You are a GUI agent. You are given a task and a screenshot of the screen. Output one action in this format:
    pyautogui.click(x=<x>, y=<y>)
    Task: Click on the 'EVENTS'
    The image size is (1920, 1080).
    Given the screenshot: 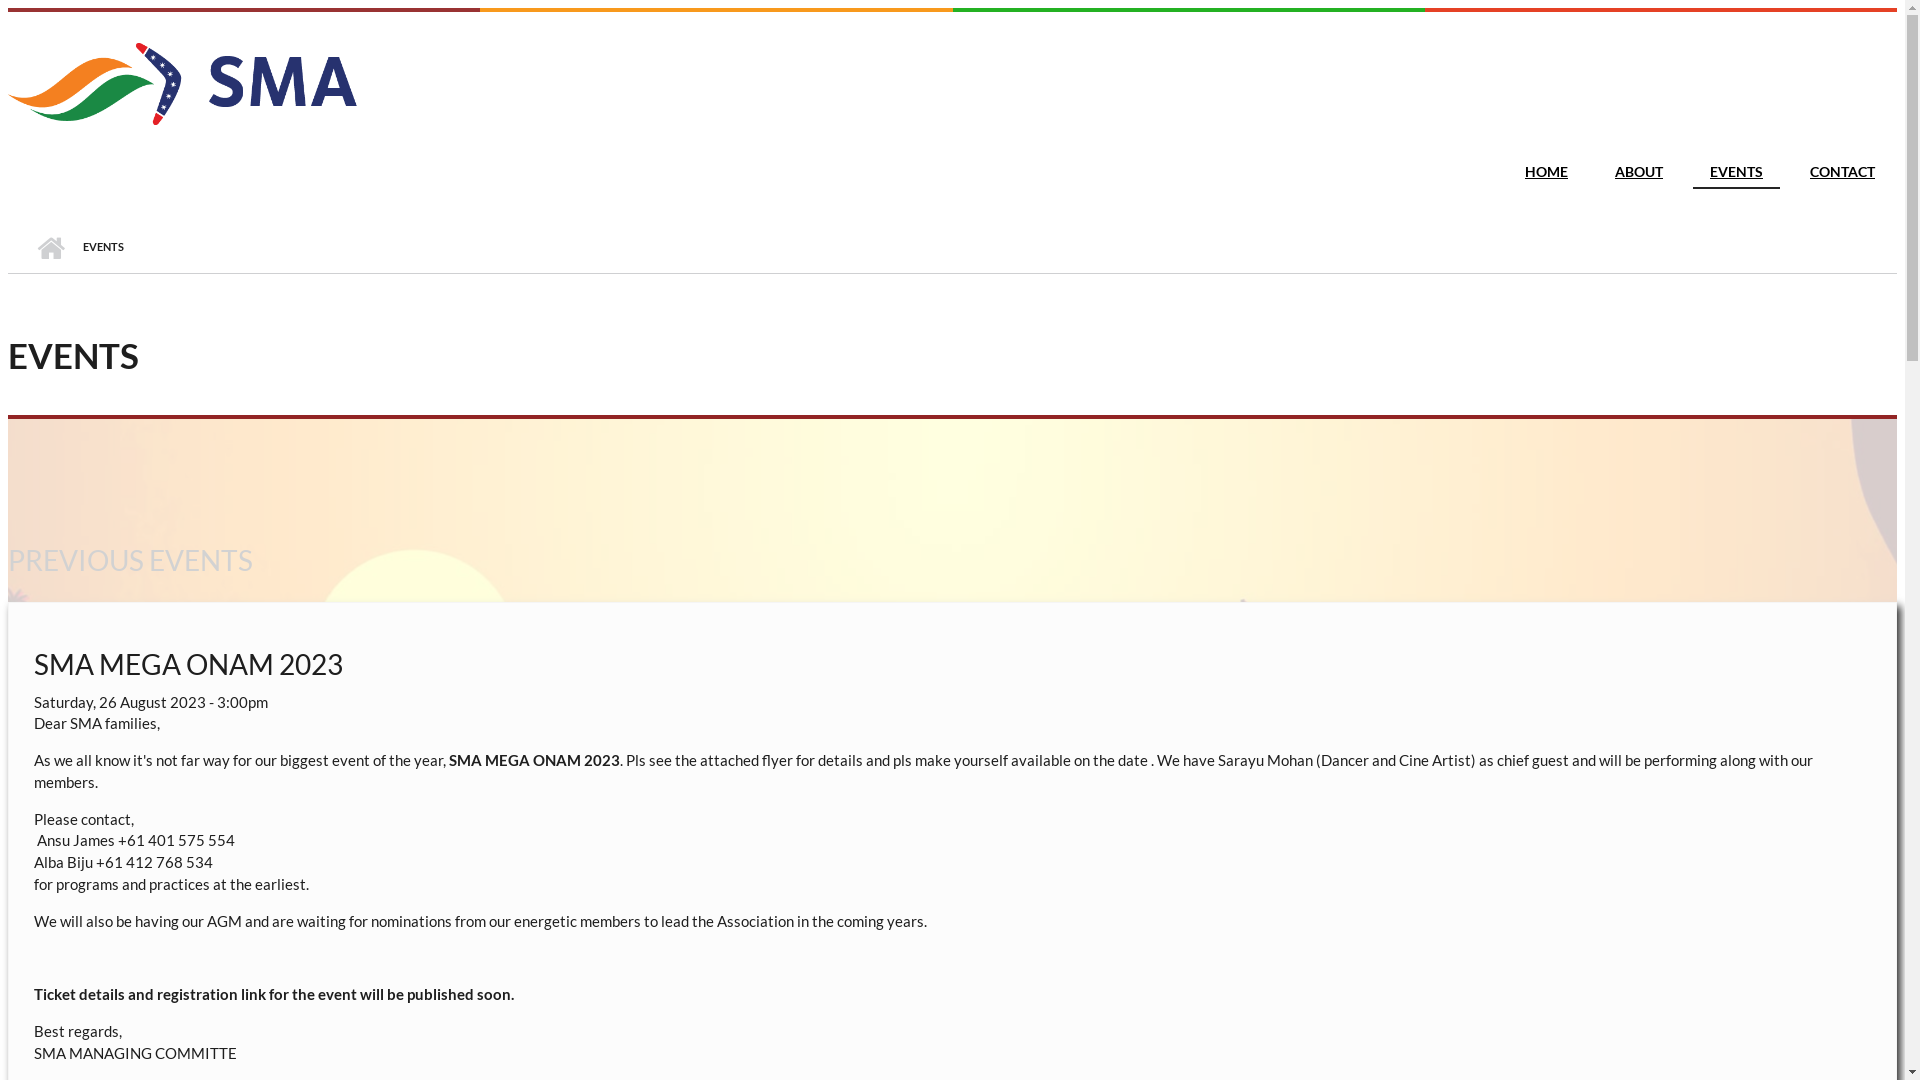 What is the action you would take?
    pyautogui.click(x=1735, y=171)
    